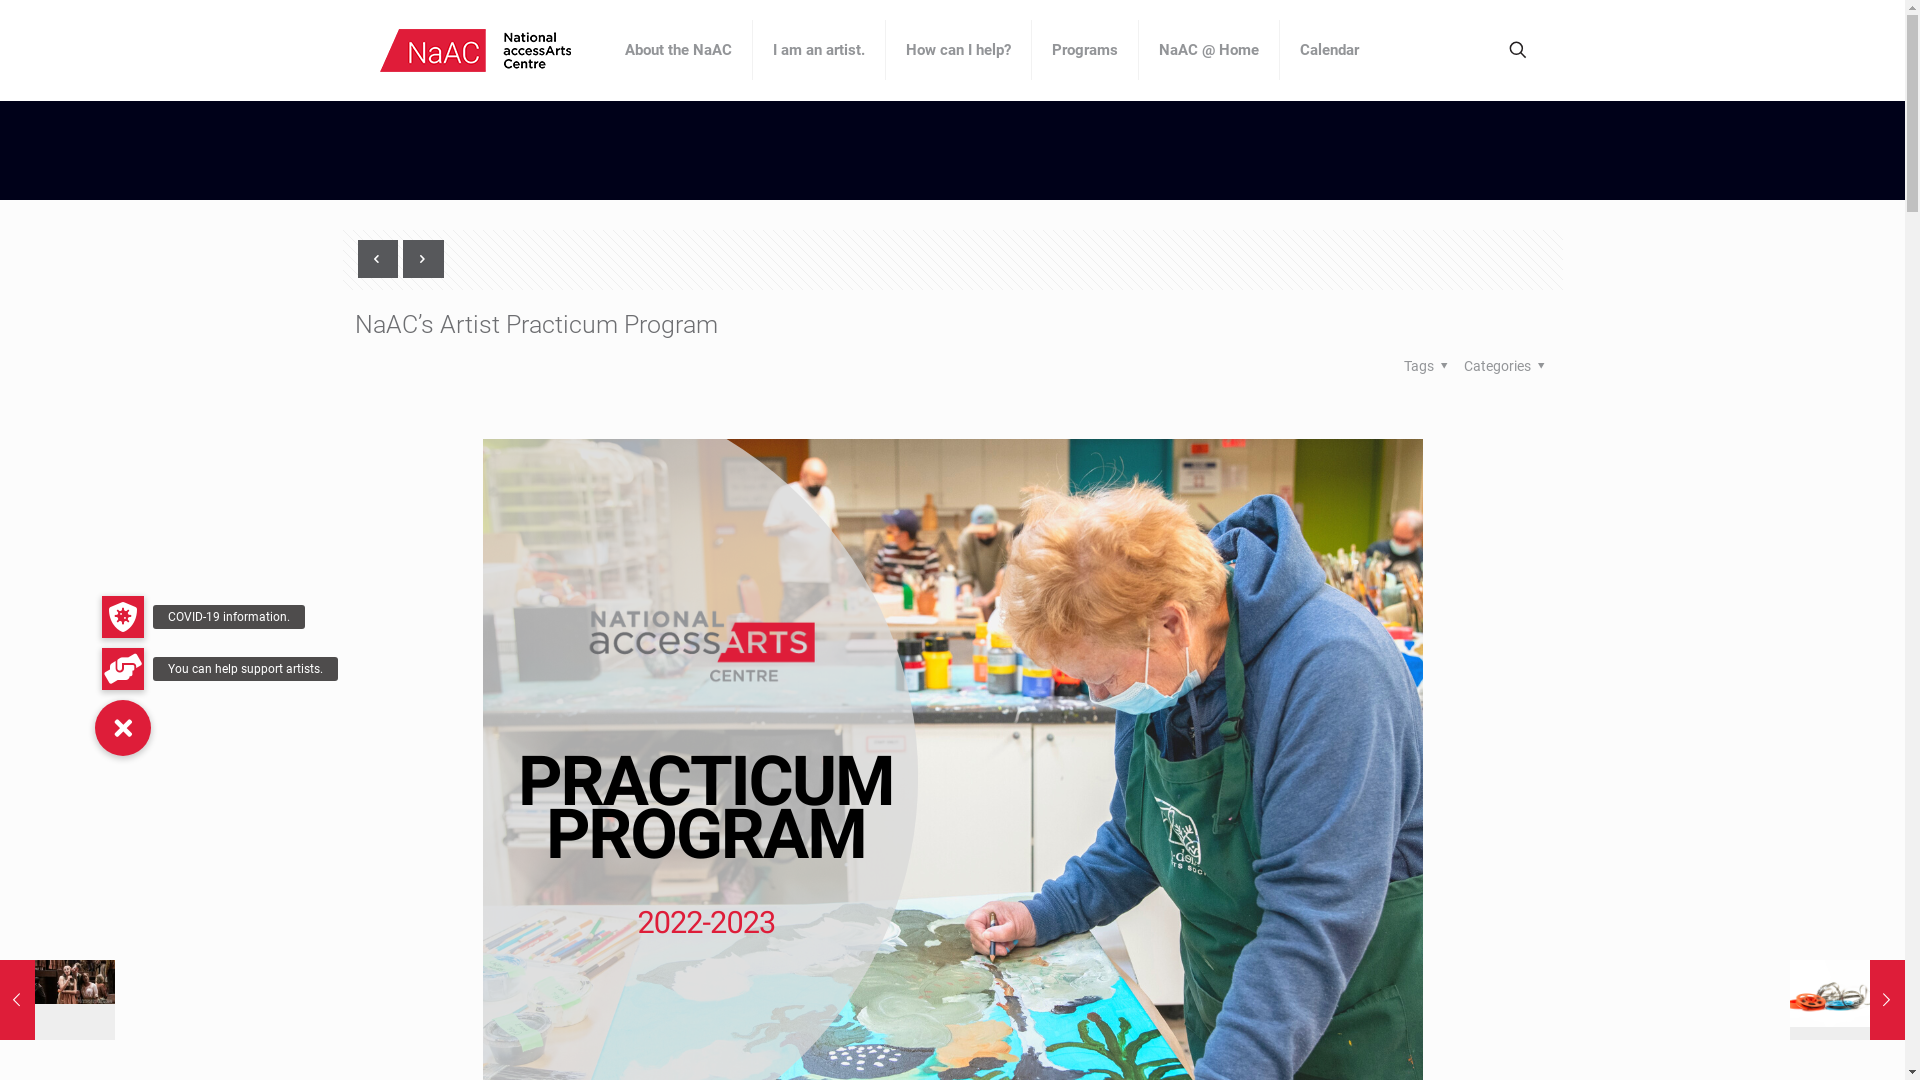 This screenshot has width=1920, height=1080. Describe the element at coordinates (1084, 49) in the screenshot. I see `'Programs'` at that location.